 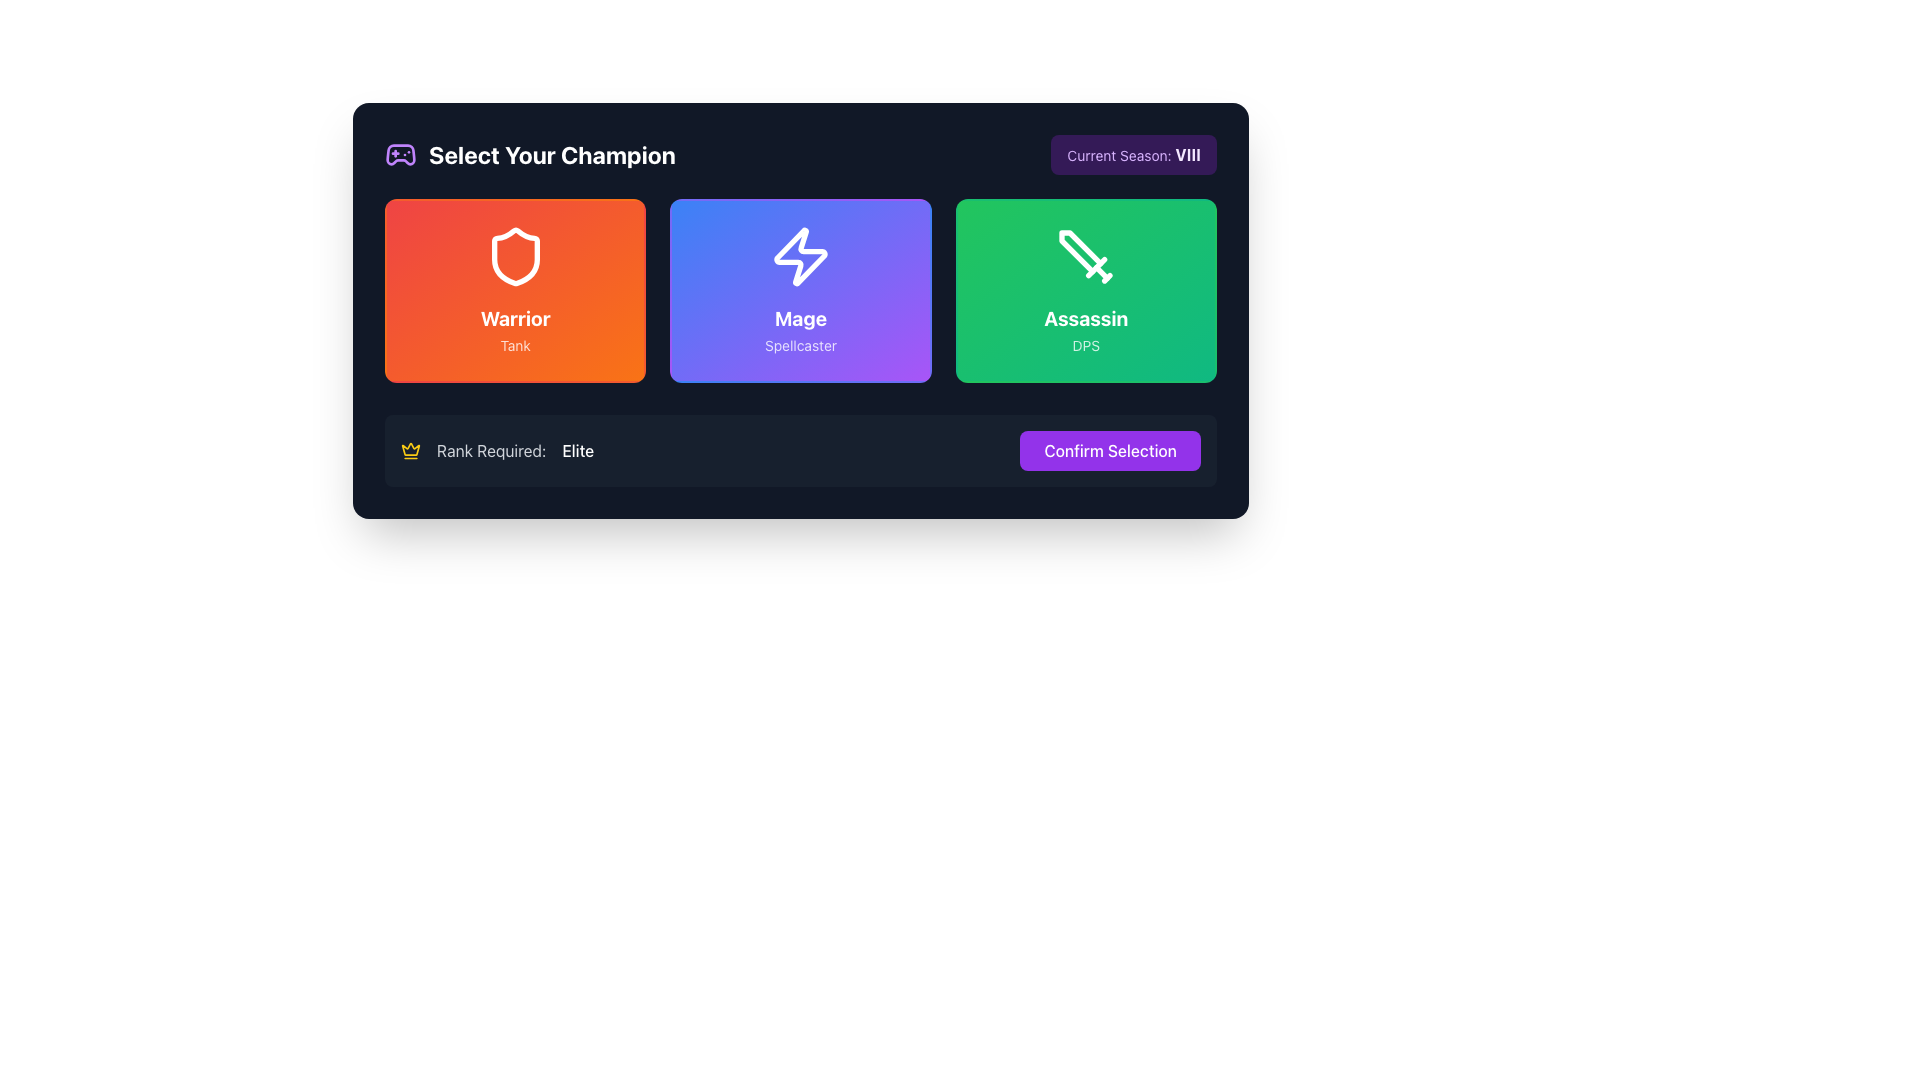 What do you see at coordinates (801, 344) in the screenshot?
I see `descriptive text label beneath the bold 'Mage' title within the 'Mage' card, which is the second card from the left among three horizontally arranged cards` at bounding box center [801, 344].